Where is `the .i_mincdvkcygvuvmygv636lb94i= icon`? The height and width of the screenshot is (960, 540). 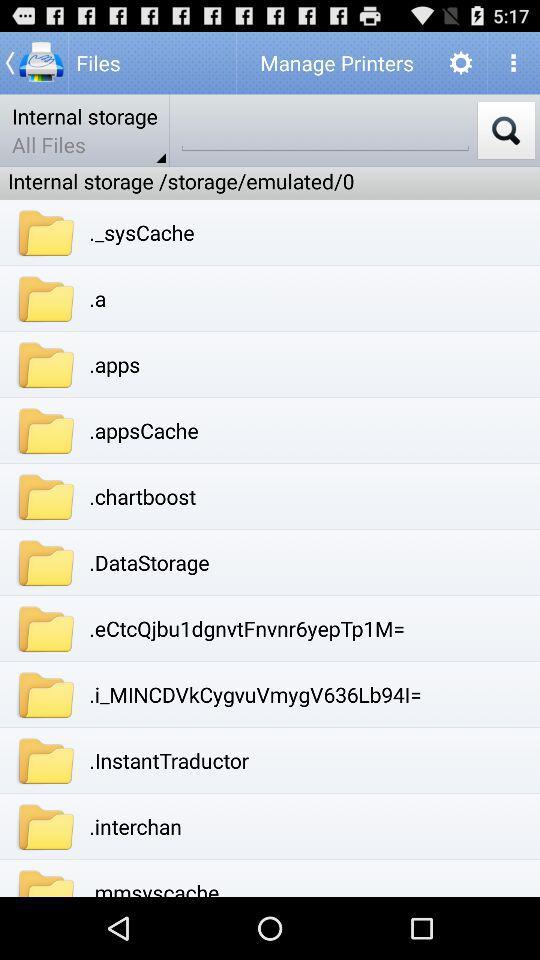
the .i_mincdvkcygvuvmygv636lb94i= icon is located at coordinates (255, 694).